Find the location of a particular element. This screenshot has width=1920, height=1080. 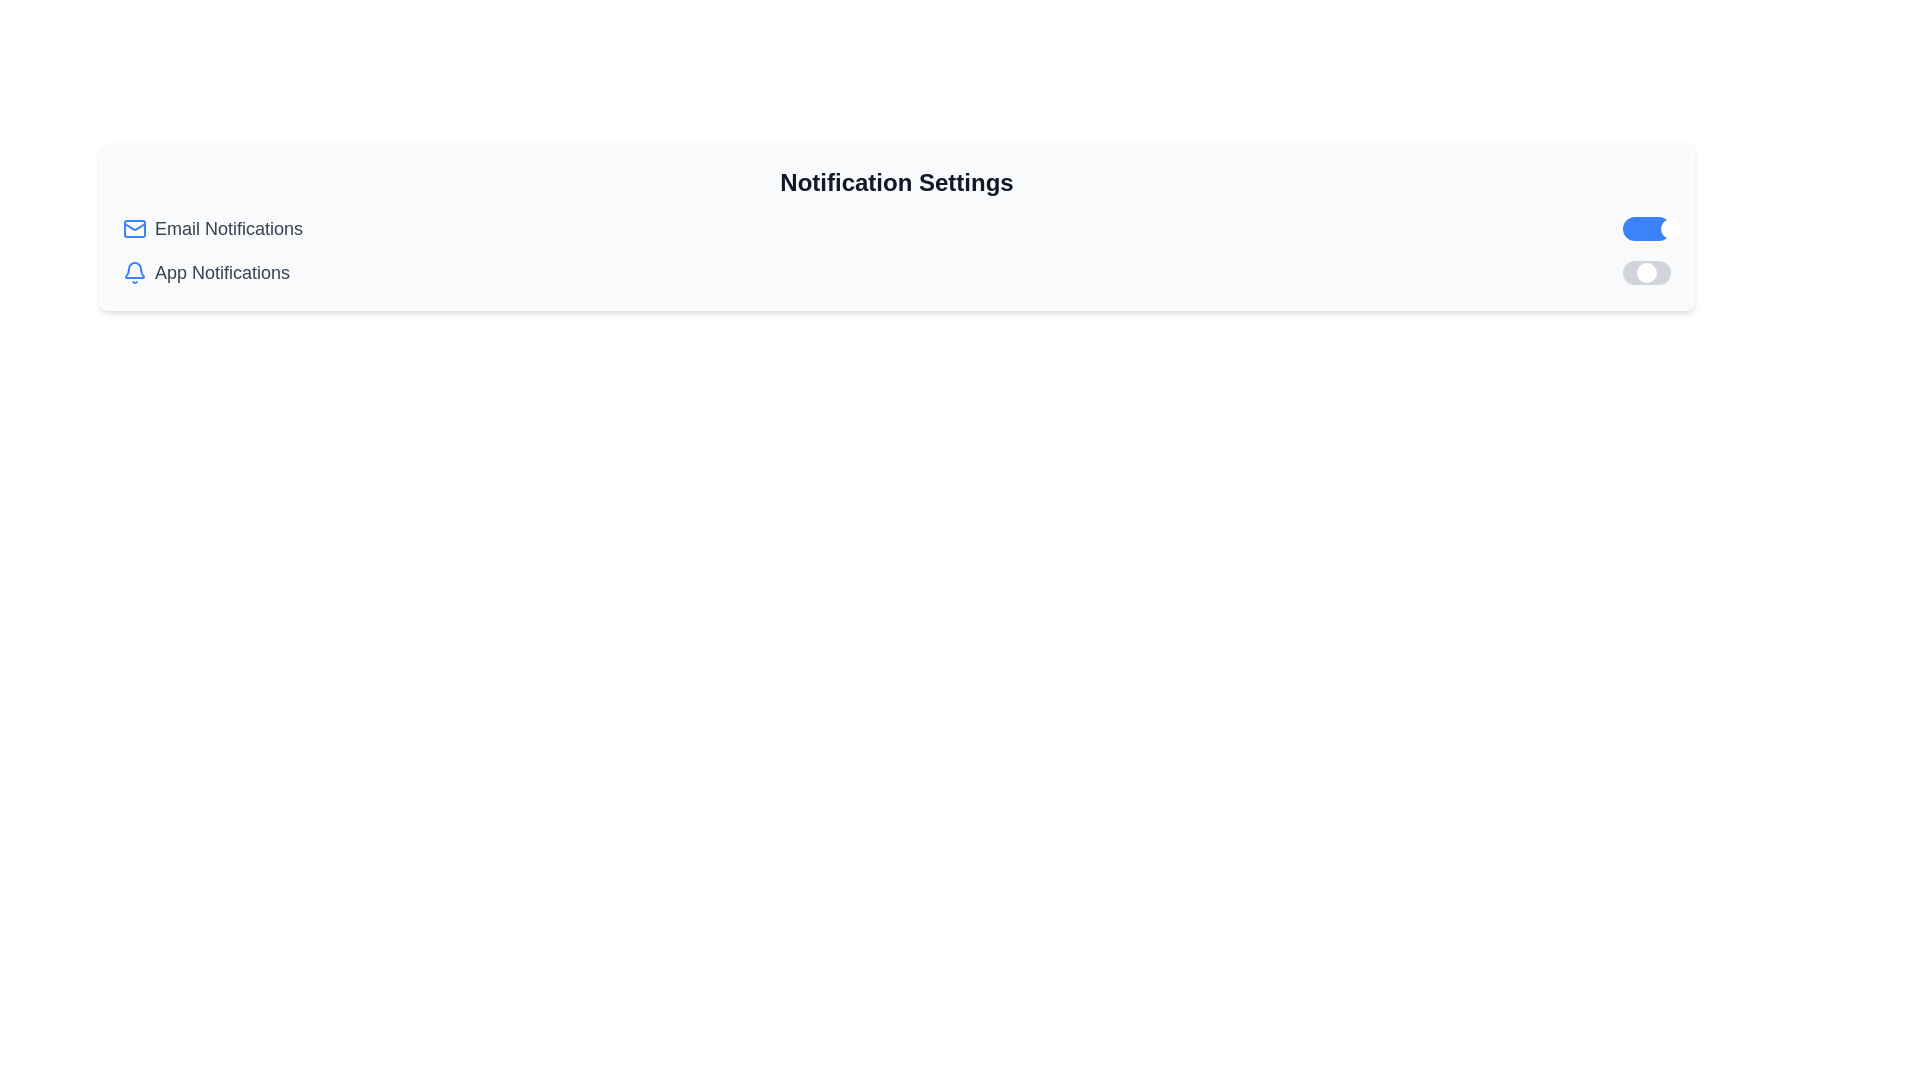

the circular toggle knob located on the right end of the horizontal toggle switch is located at coordinates (1646, 273).